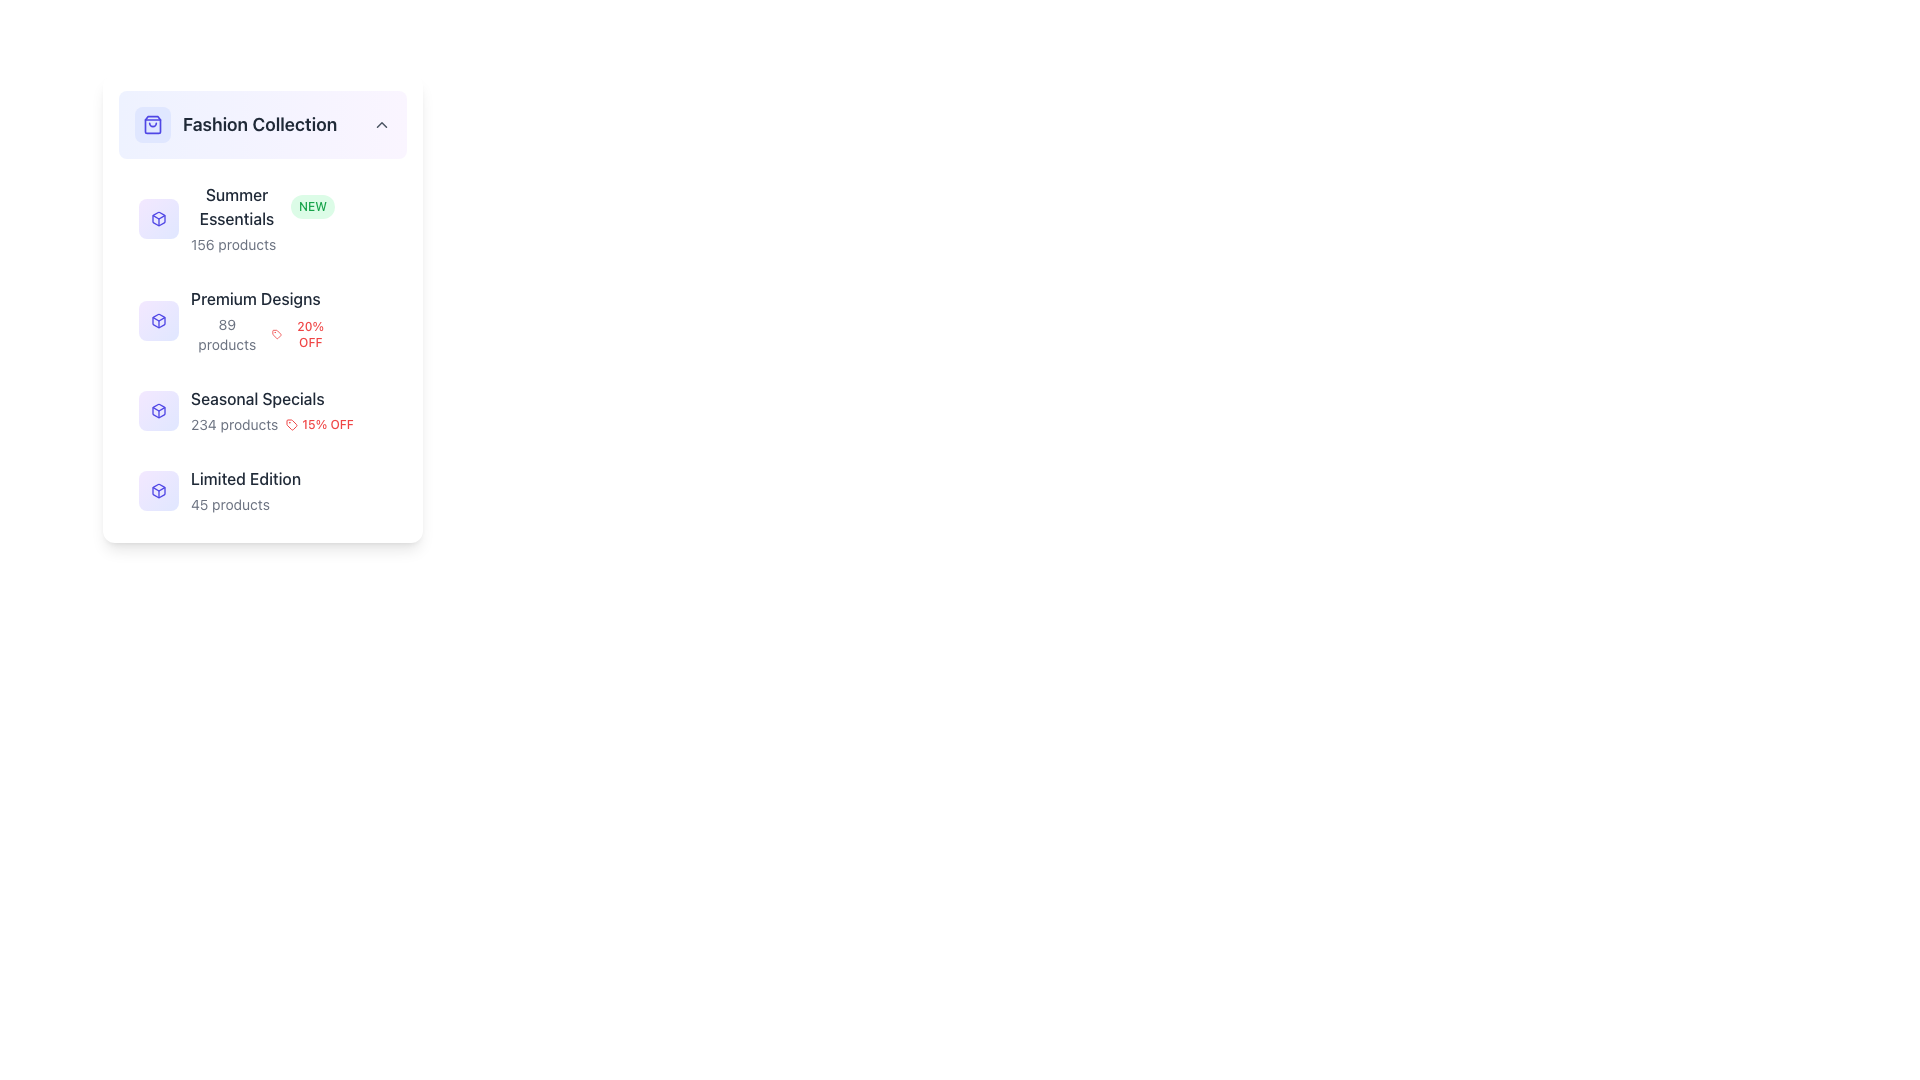 The image size is (1920, 1080). Describe the element at coordinates (157, 490) in the screenshot. I see `the square icon with rounded corners that has a gradient from light purple to light indigo and features a stylized box icon outlined in purple, located in the sidebar menu above the text 'Limited Edition'` at that location.